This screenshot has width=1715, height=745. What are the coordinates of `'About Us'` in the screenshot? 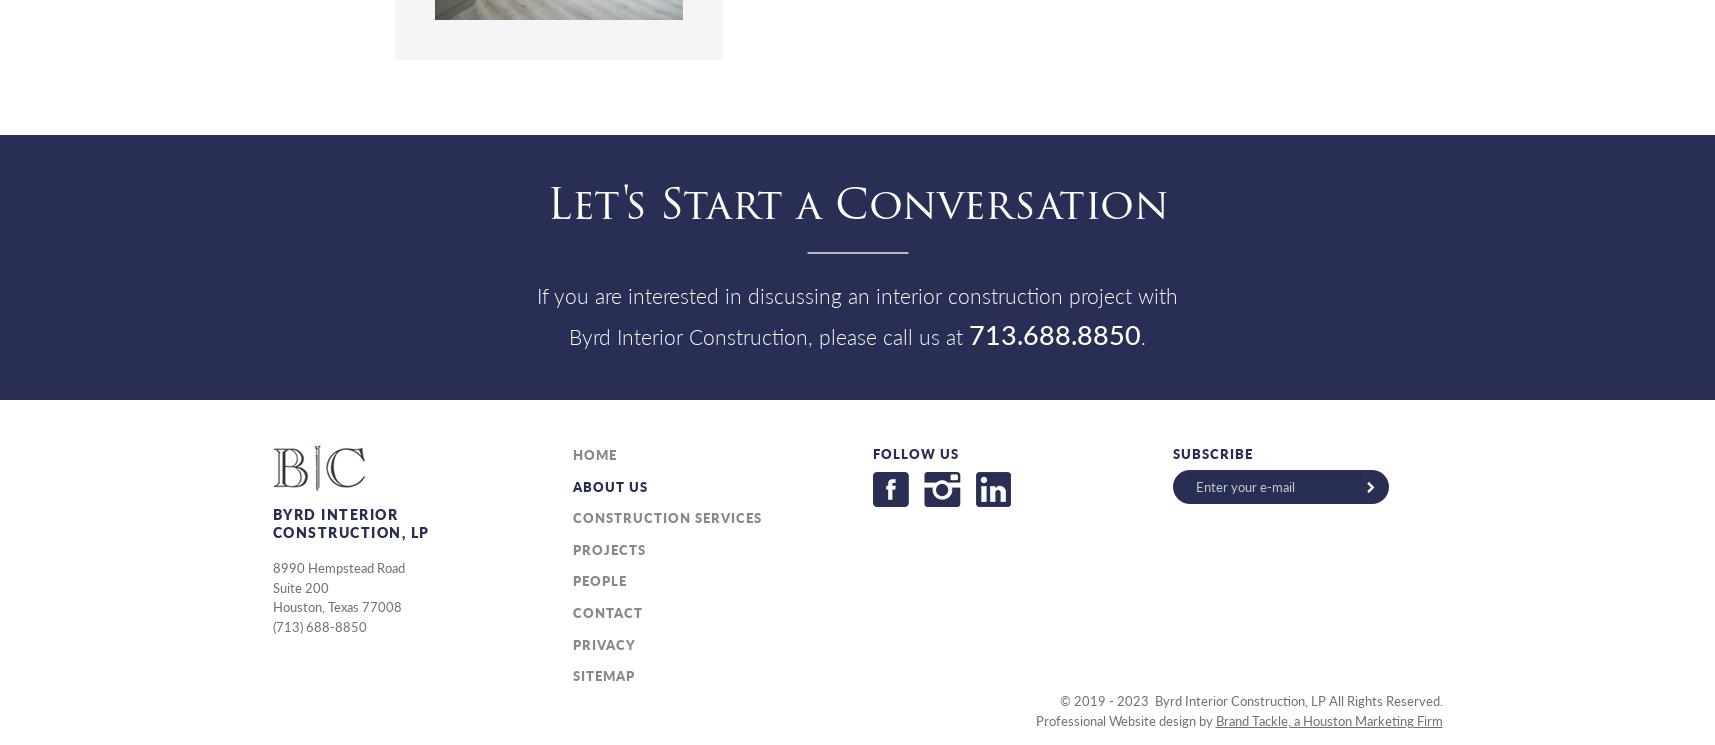 It's located at (570, 485).